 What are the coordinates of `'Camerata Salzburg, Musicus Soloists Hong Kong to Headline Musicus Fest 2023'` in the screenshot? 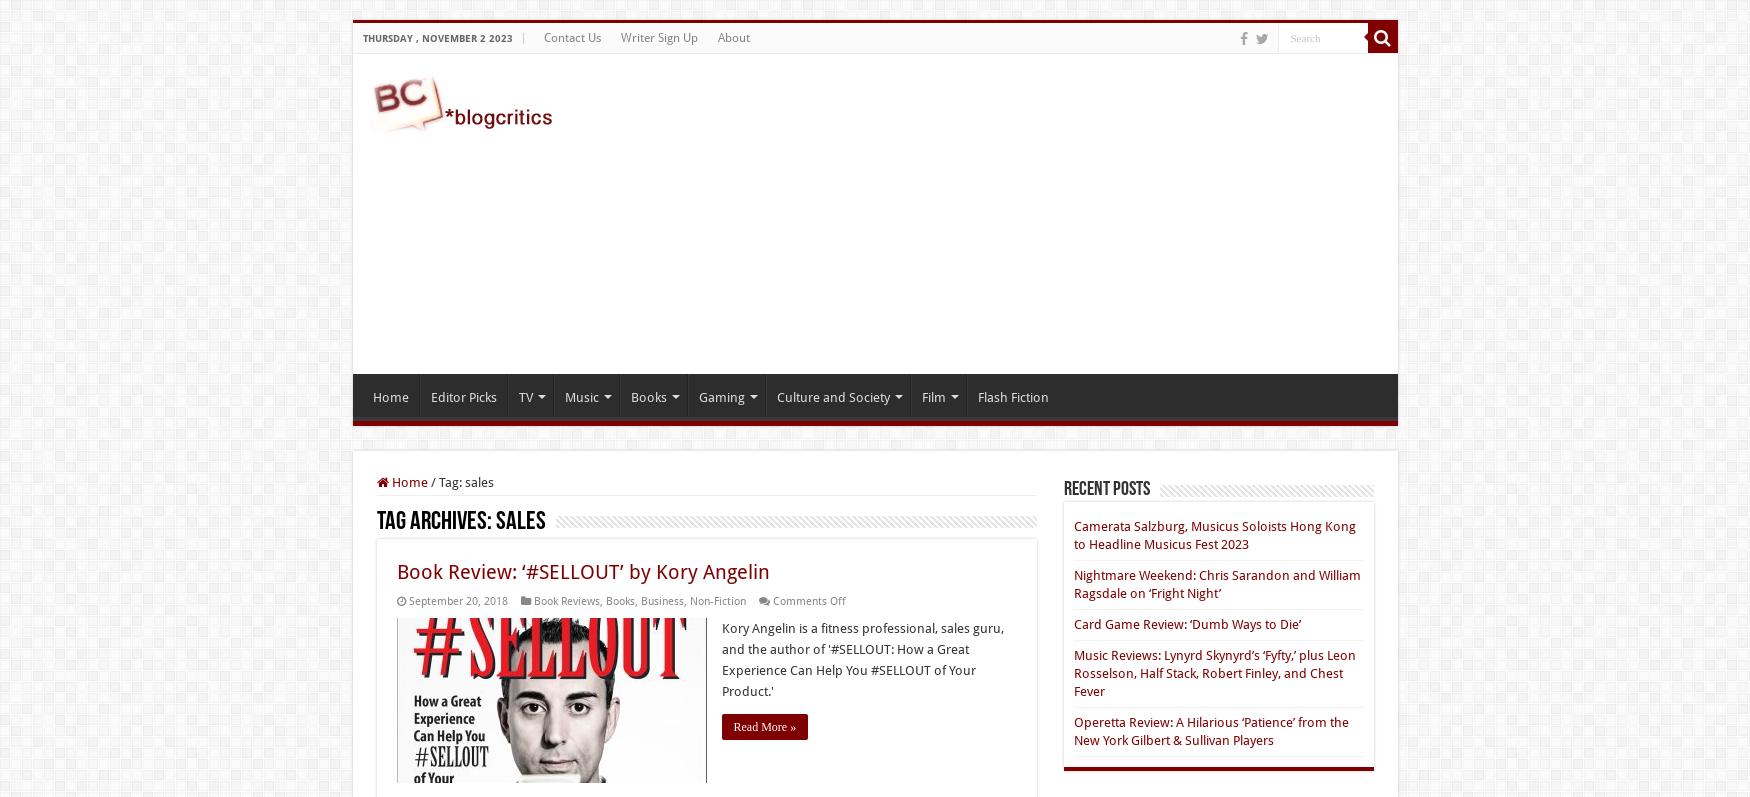 It's located at (1213, 535).